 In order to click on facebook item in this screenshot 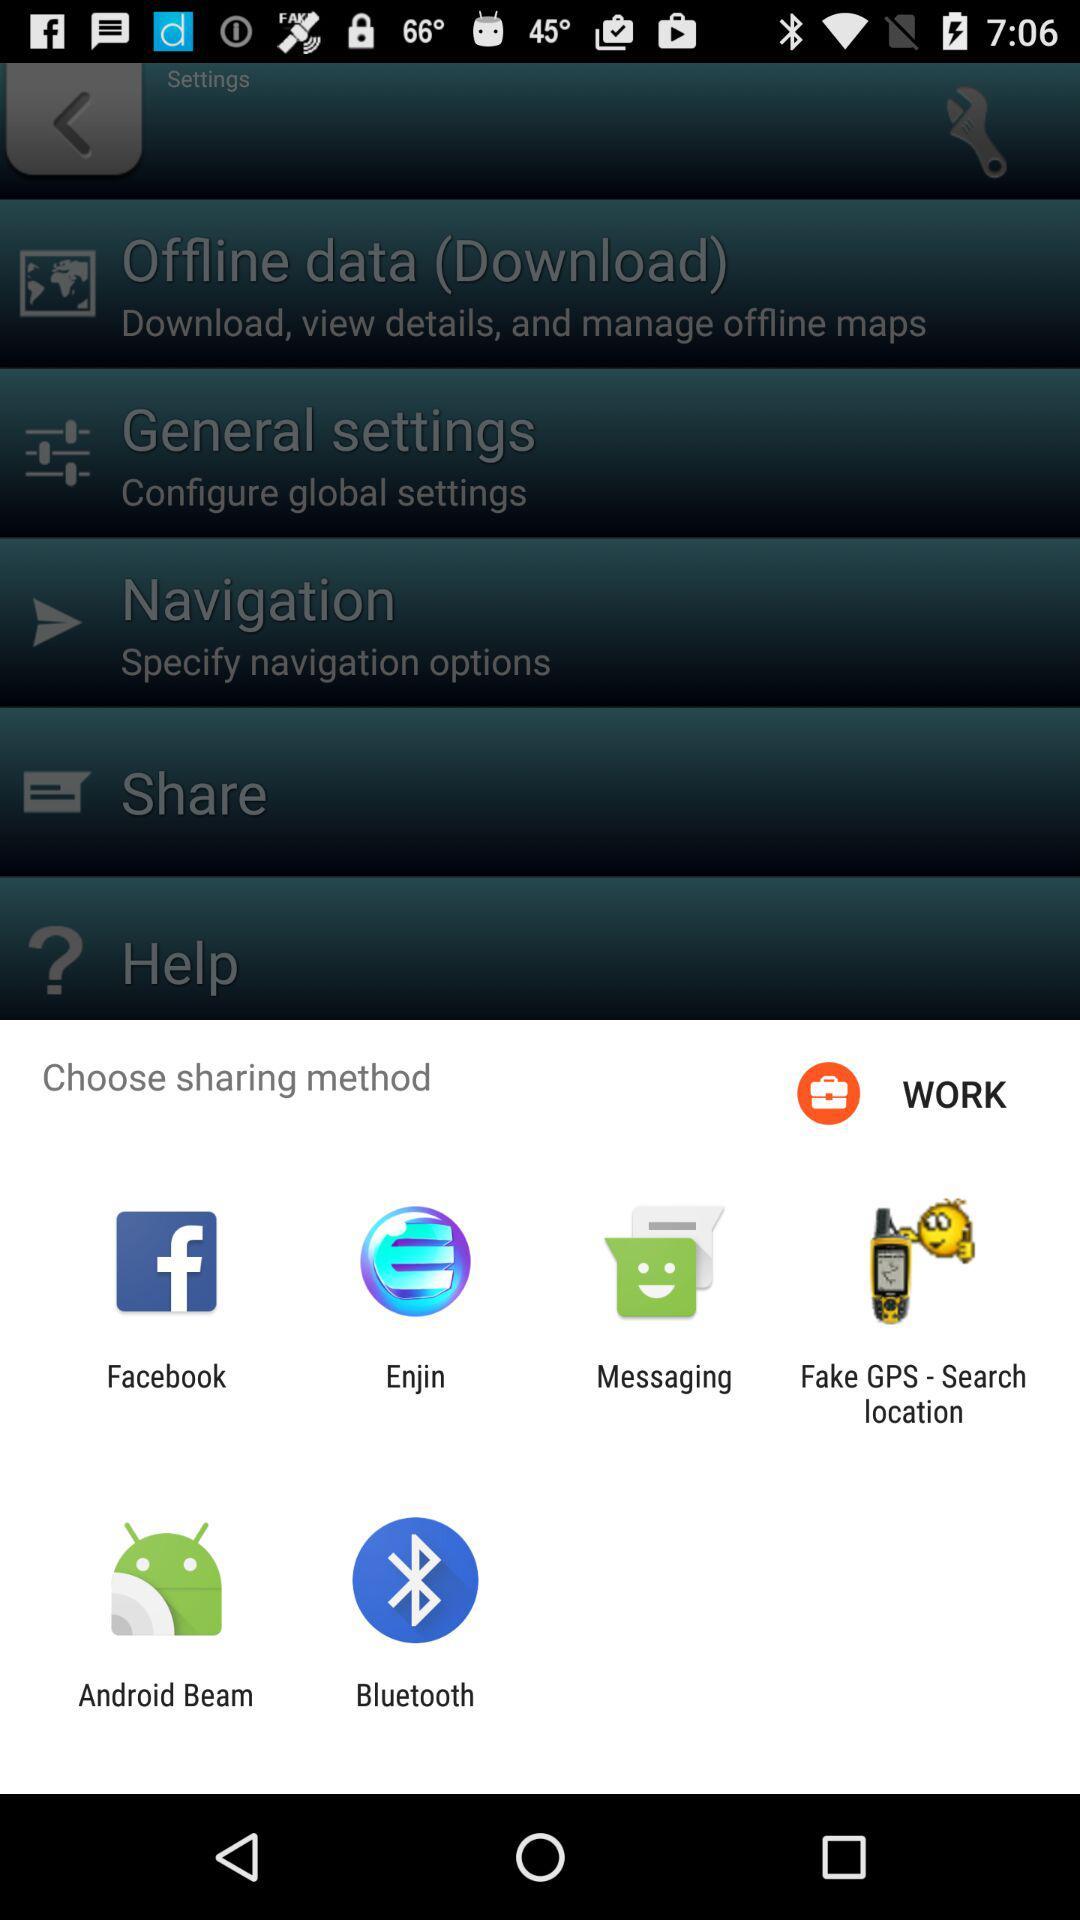, I will do `click(165, 1392)`.